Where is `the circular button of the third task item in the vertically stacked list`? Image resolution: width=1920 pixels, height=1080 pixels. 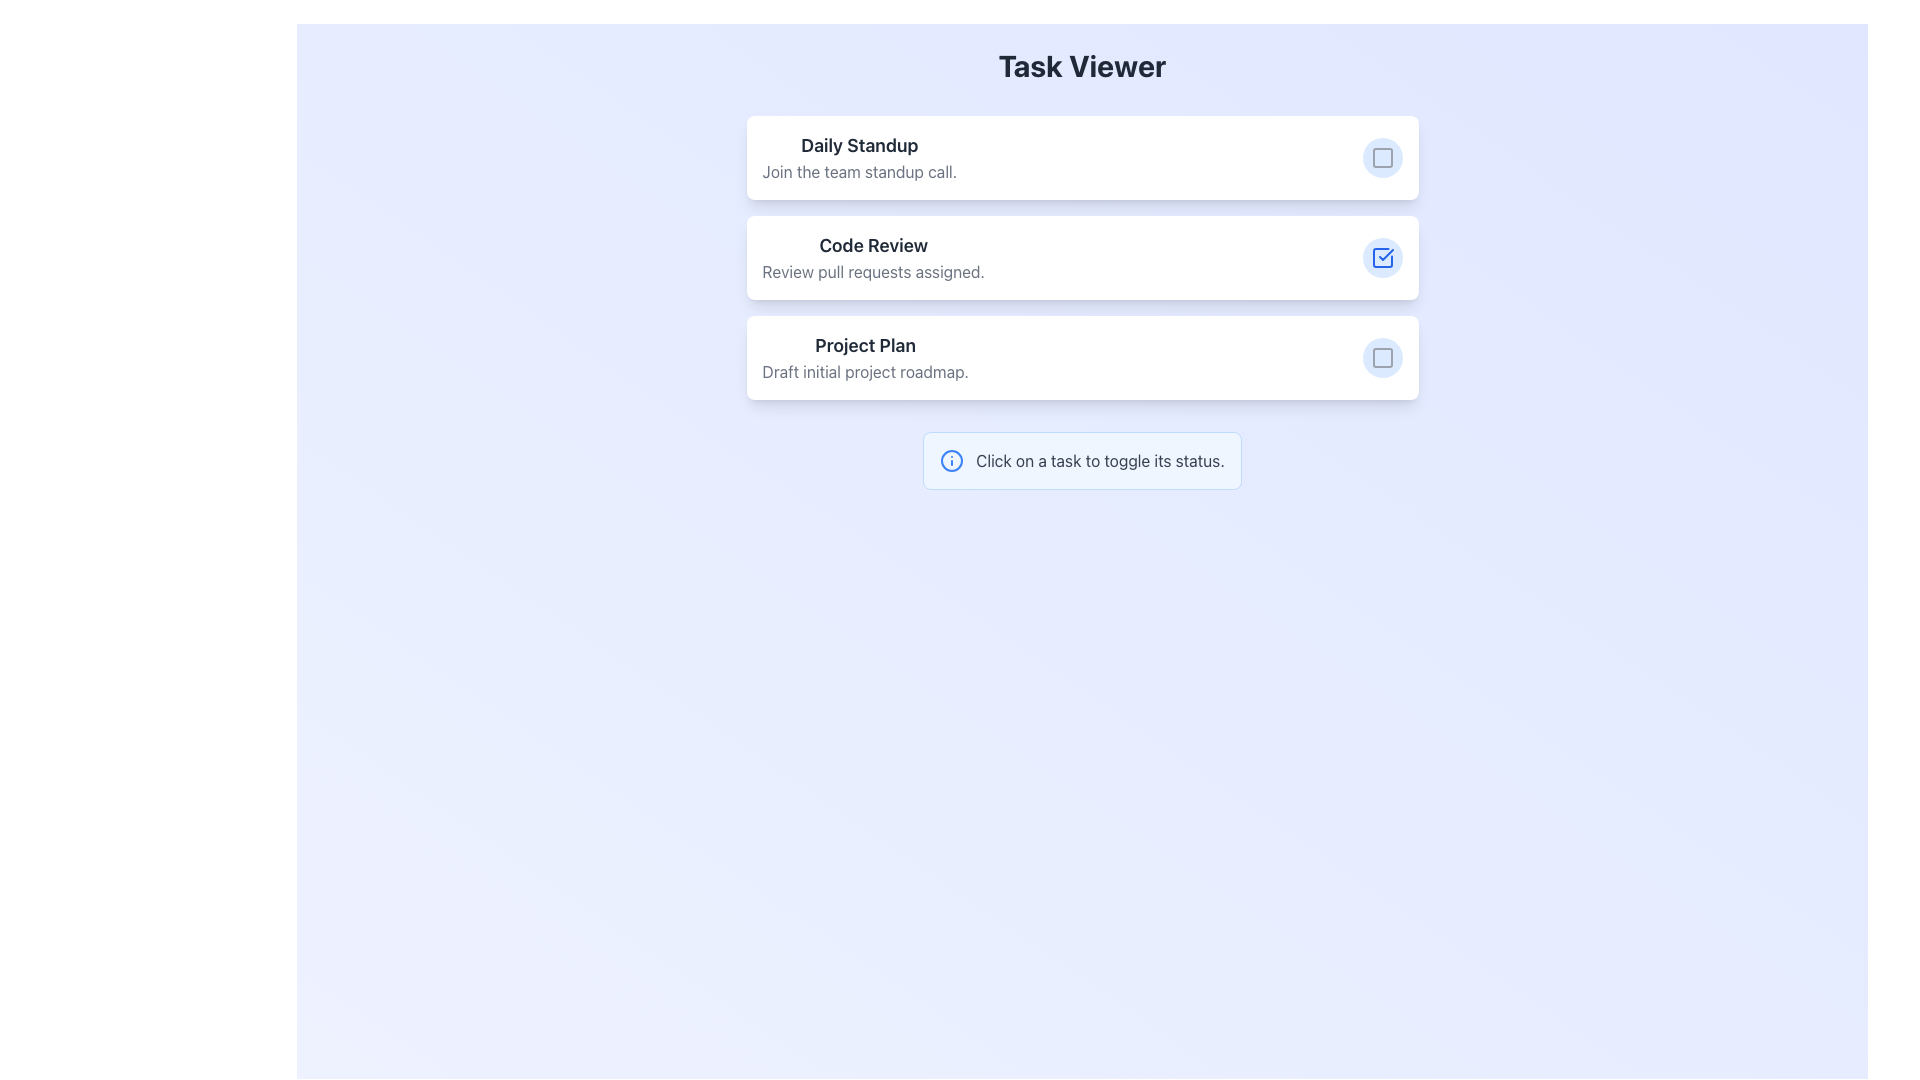 the circular button of the third task item in the vertically stacked list is located at coordinates (1081, 357).